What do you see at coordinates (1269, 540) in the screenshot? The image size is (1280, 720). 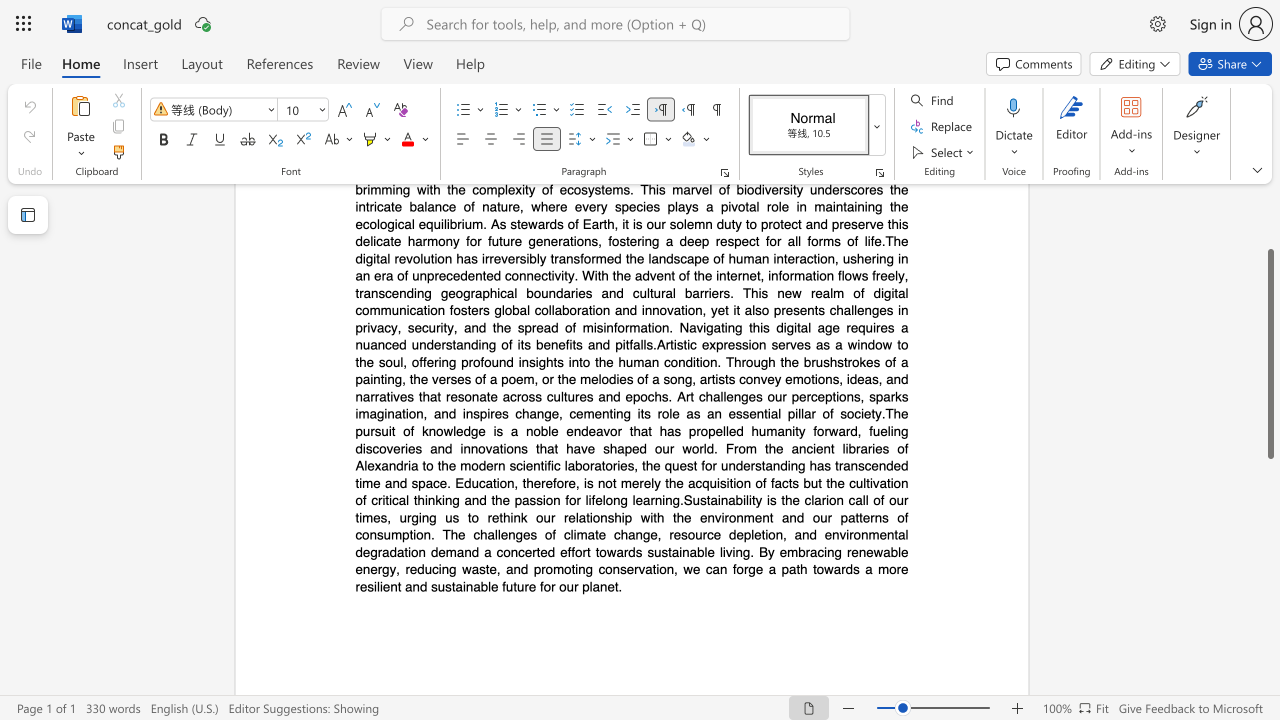 I see `the scrollbar to scroll downward` at bounding box center [1269, 540].